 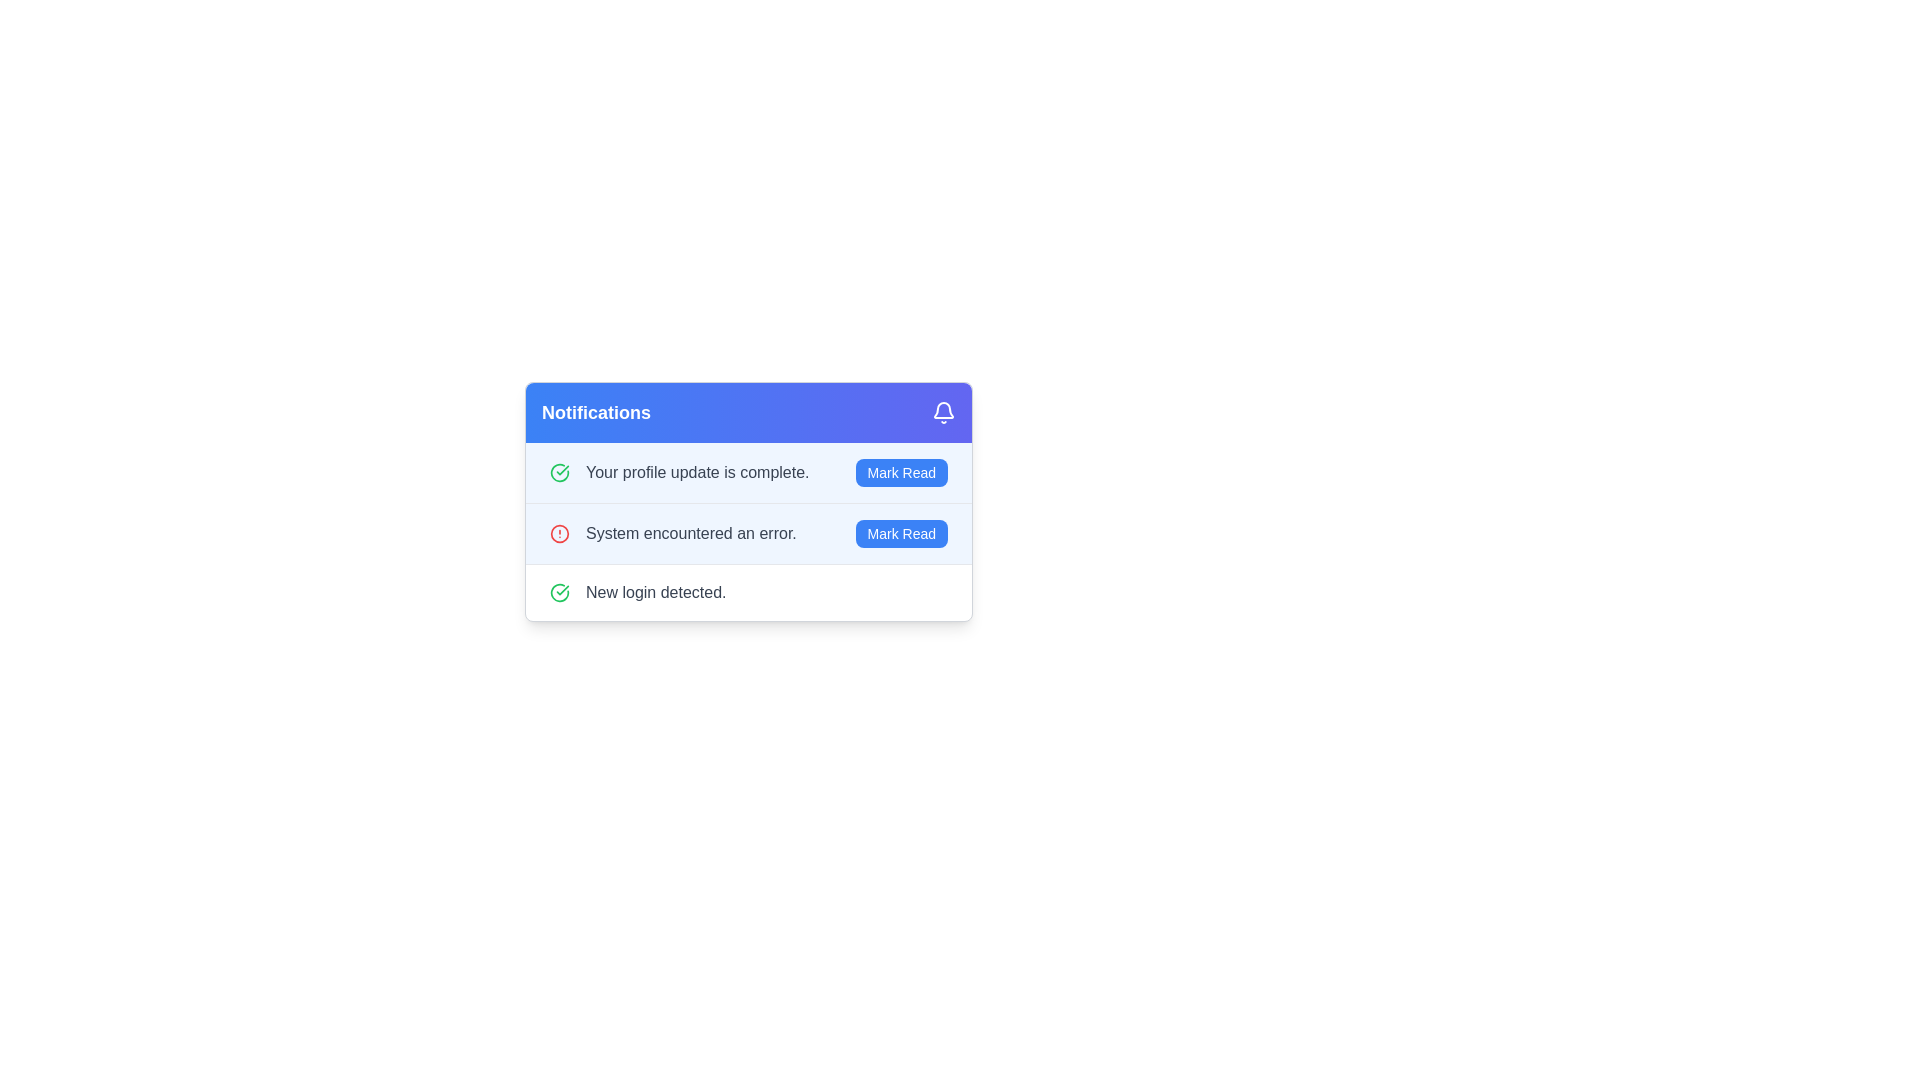 What do you see at coordinates (900, 473) in the screenshot?
I see `the blue button with white text that indicates profile update completion` at bounding box center [900, 473].